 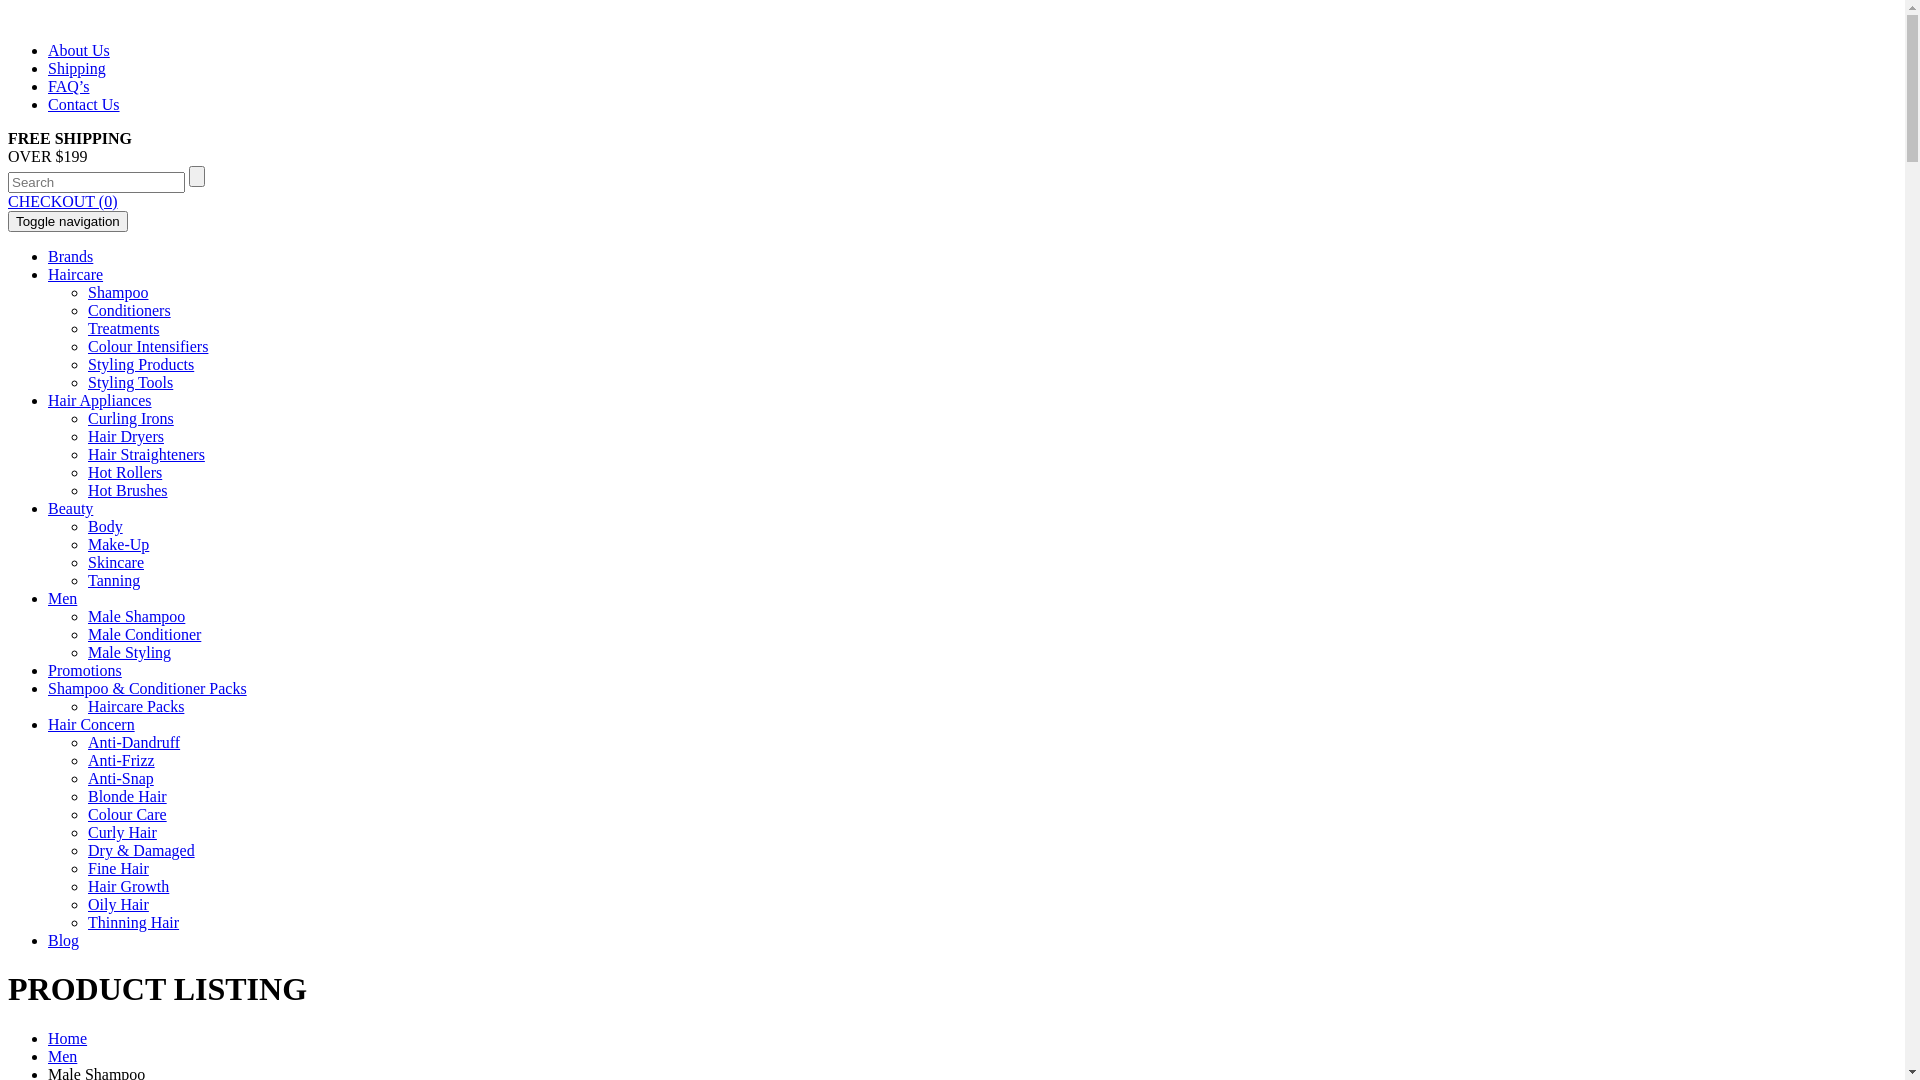 What do you see at coordinates (78, 49) in the screenshot?
I see `'About Us'` at bounding box center [78, 49].